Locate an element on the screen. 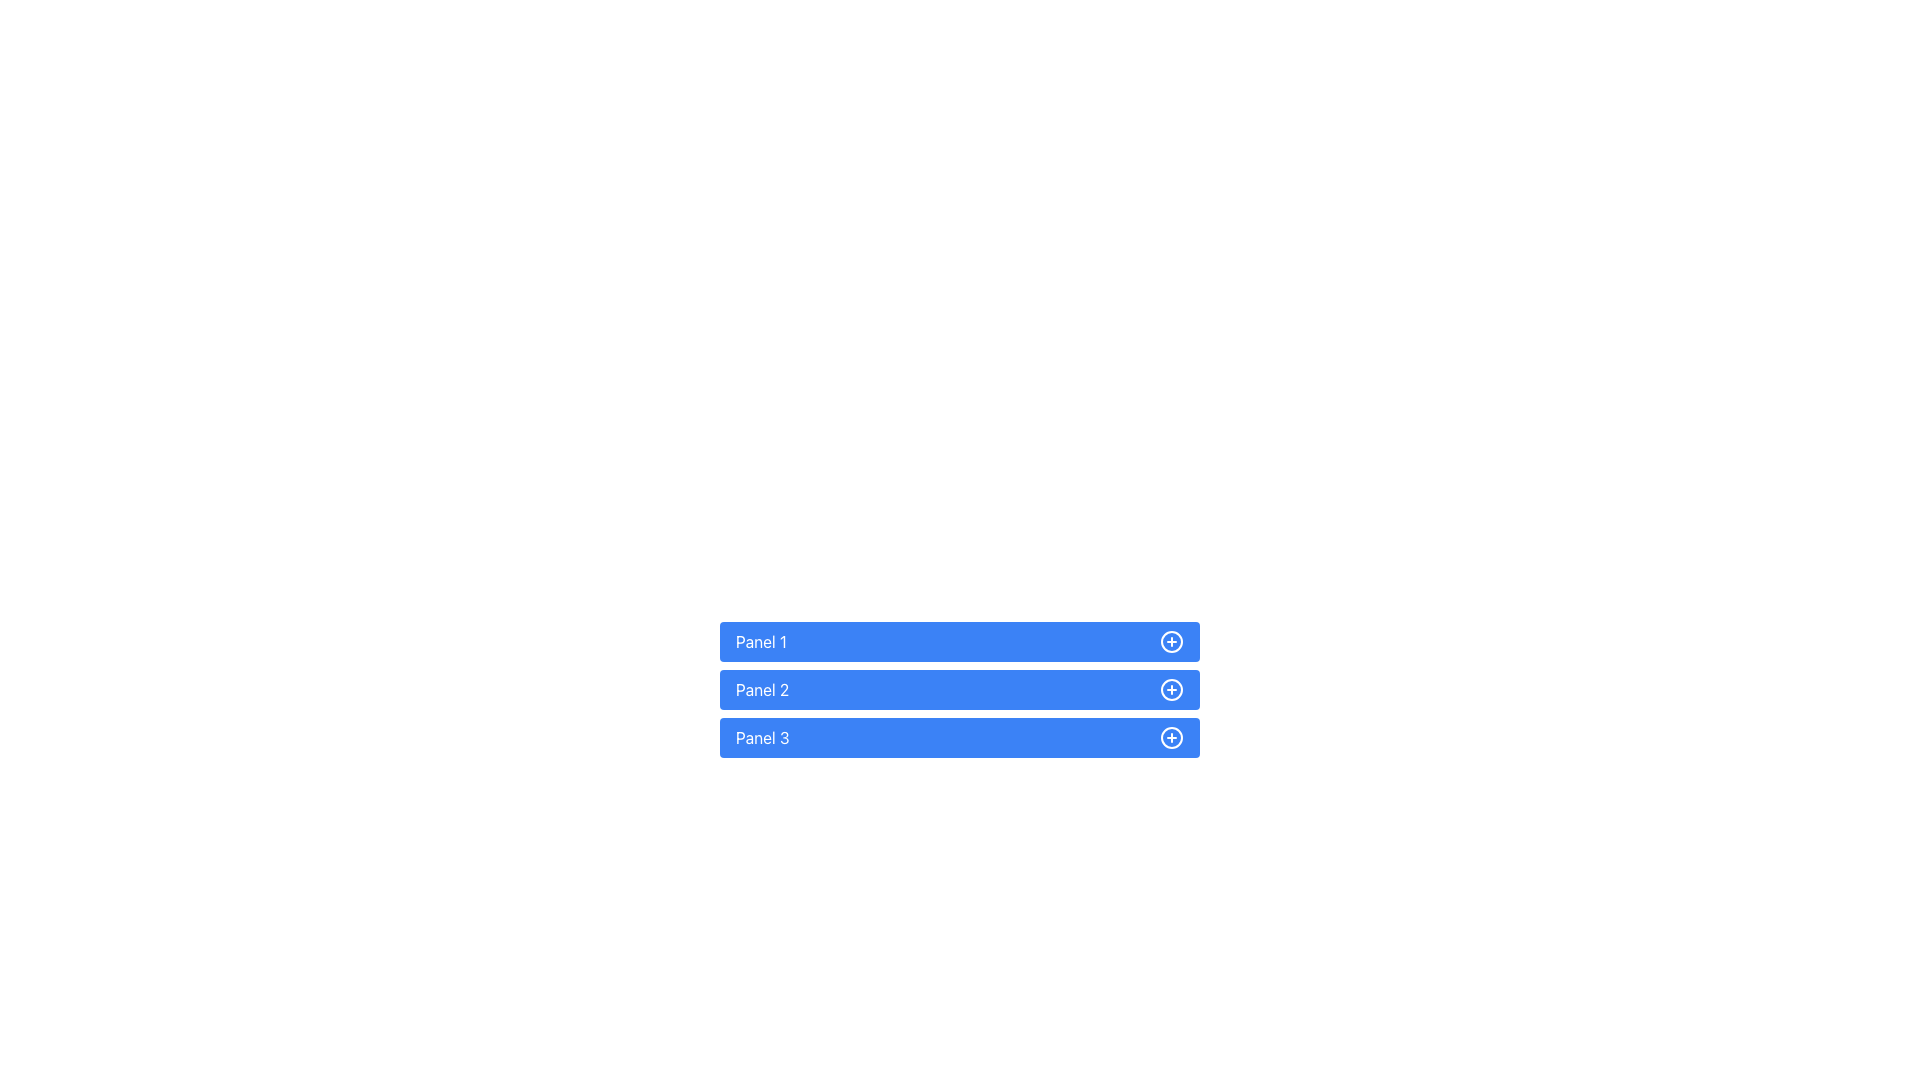 The height and width of the screenshot is (1080, 1920). the first clickable panel at the top of the vertical group is located at coordinates (960, 641).